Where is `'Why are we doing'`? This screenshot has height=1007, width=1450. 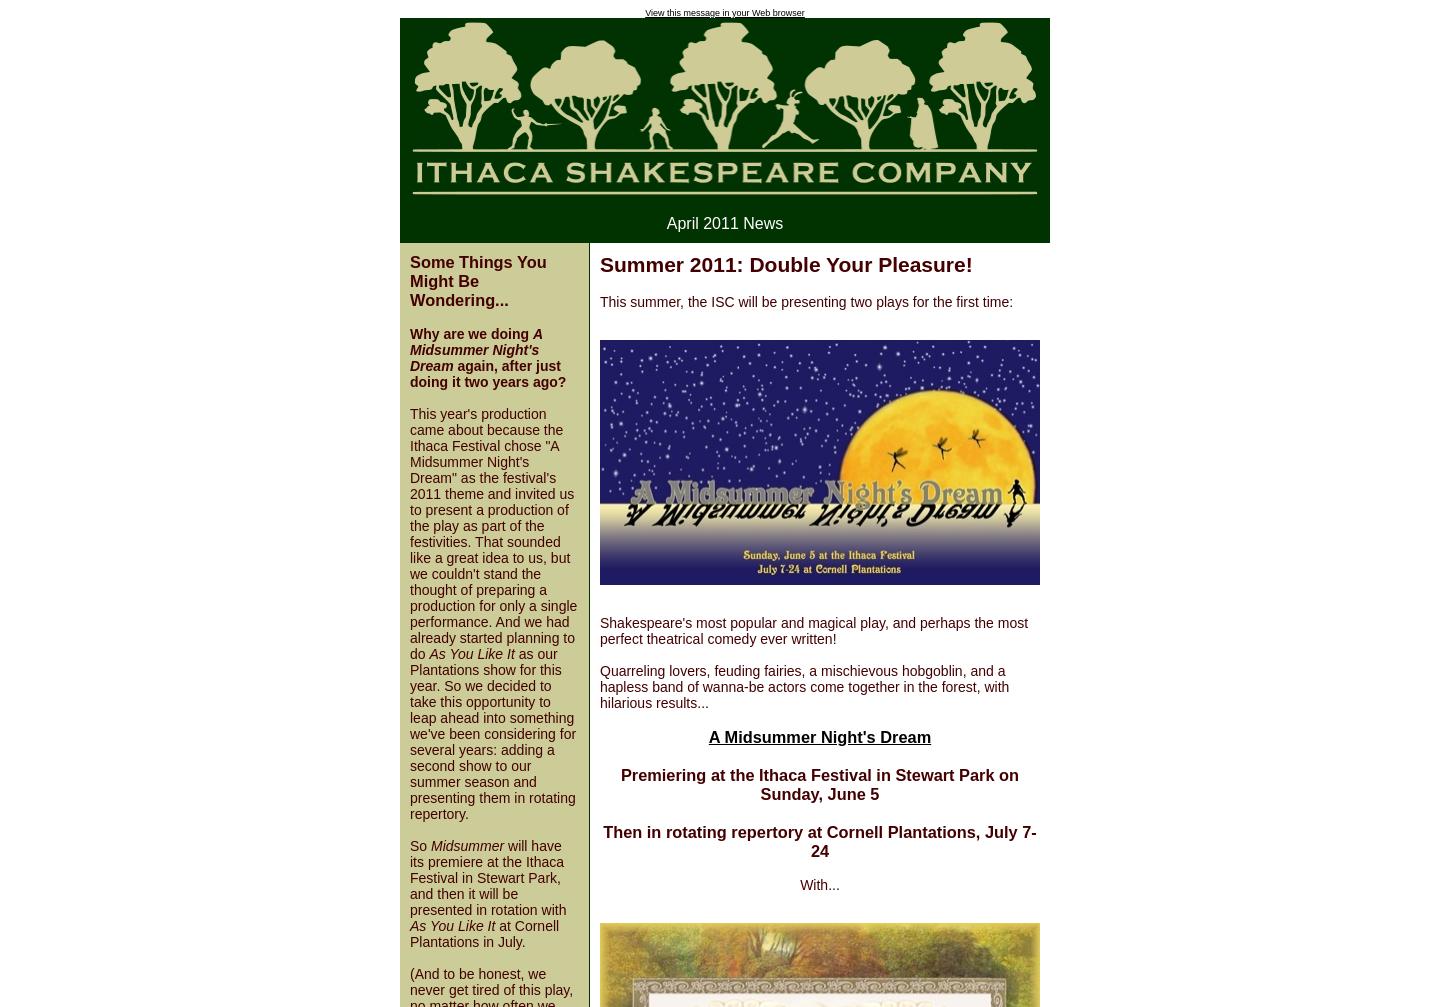 'Why are we doing' is located at coordinates (469, 334).